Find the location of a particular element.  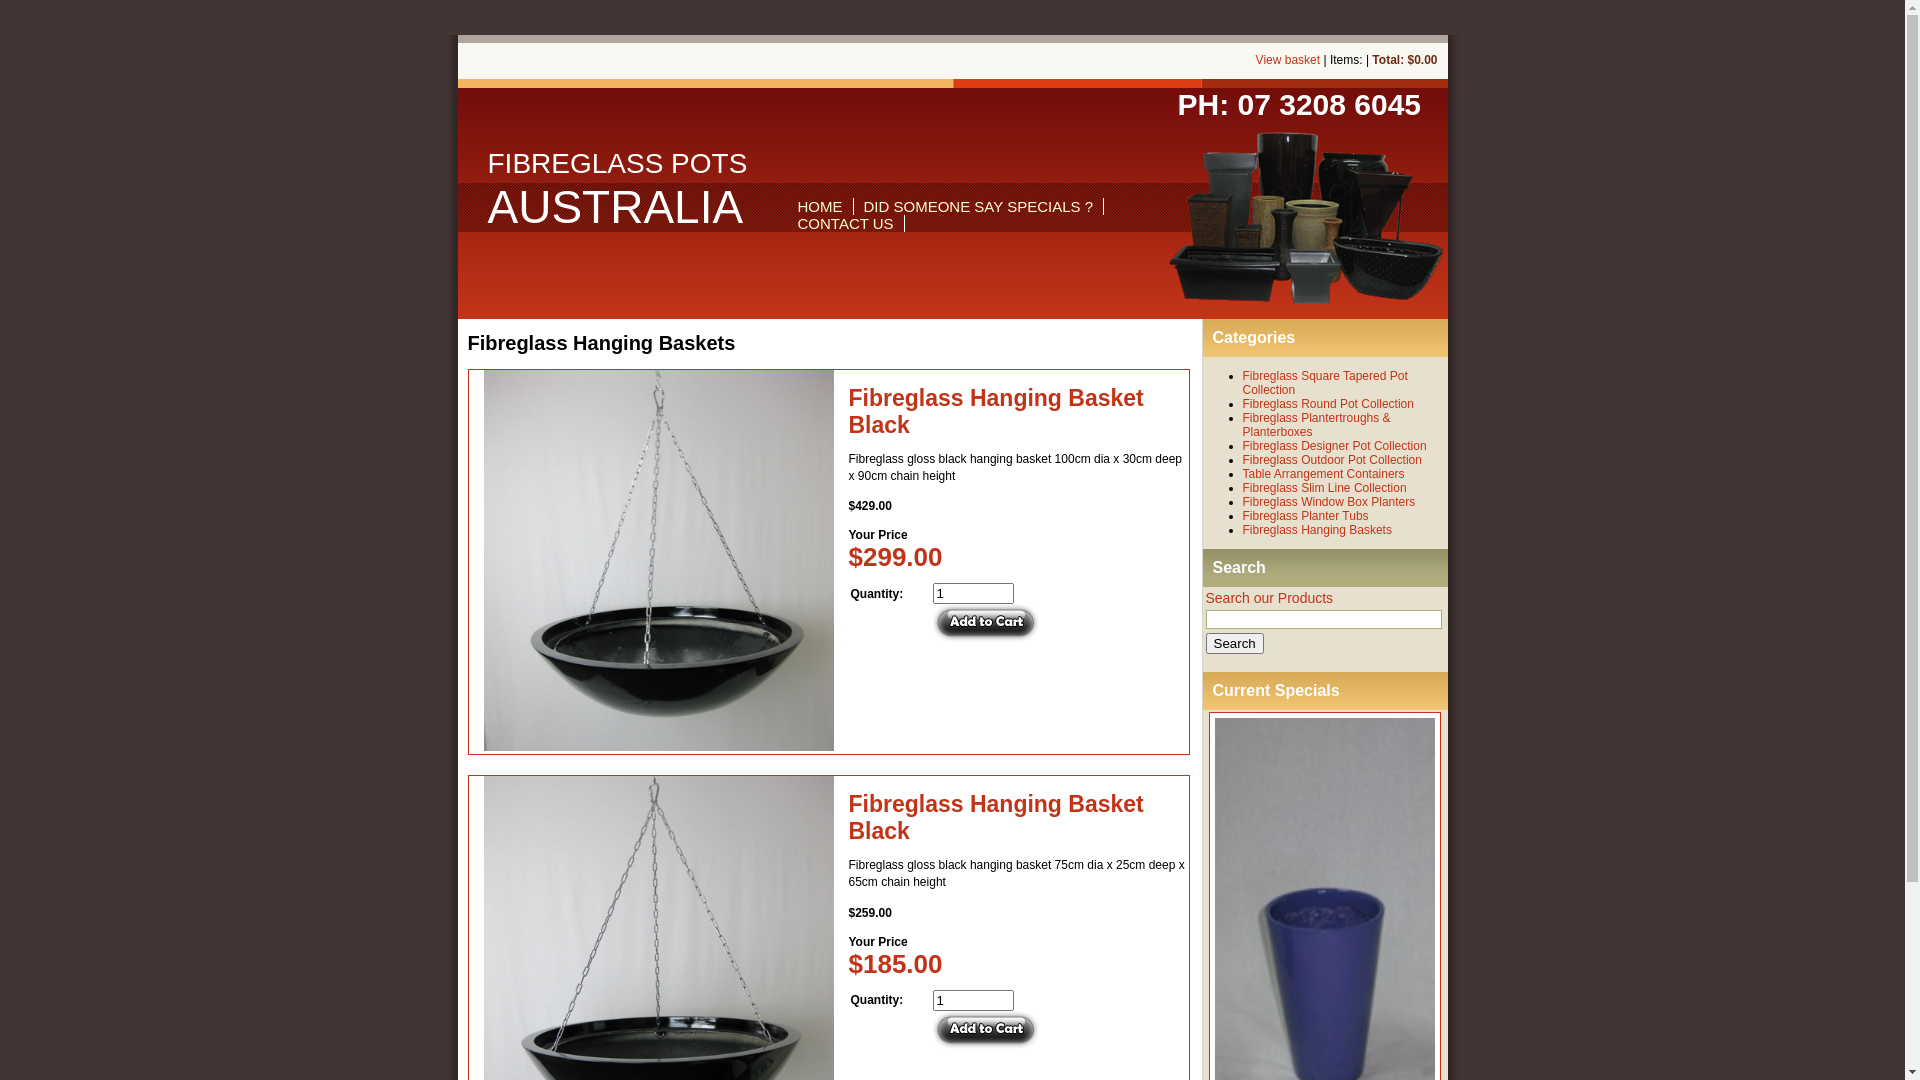

'Add to Cart +' is located at coordinates (985, 622).